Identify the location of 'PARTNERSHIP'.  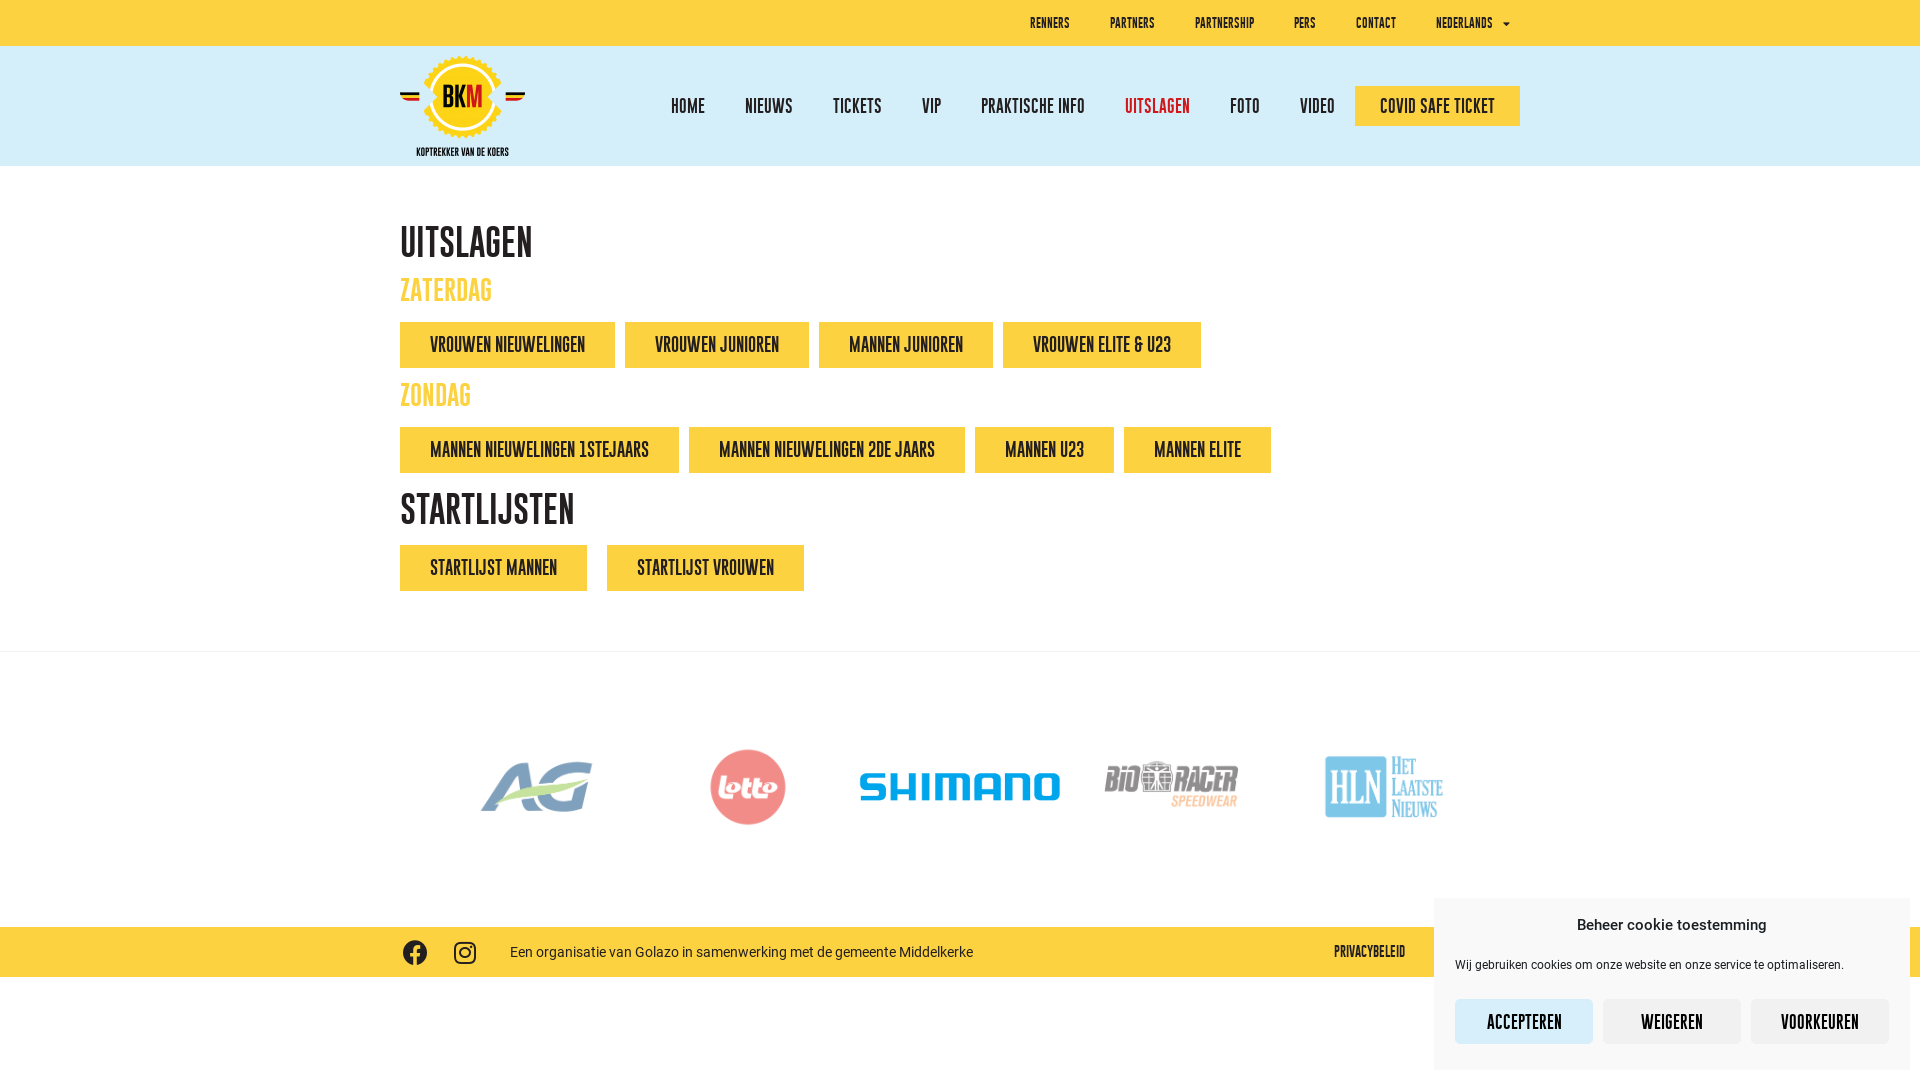
(1223, 23).